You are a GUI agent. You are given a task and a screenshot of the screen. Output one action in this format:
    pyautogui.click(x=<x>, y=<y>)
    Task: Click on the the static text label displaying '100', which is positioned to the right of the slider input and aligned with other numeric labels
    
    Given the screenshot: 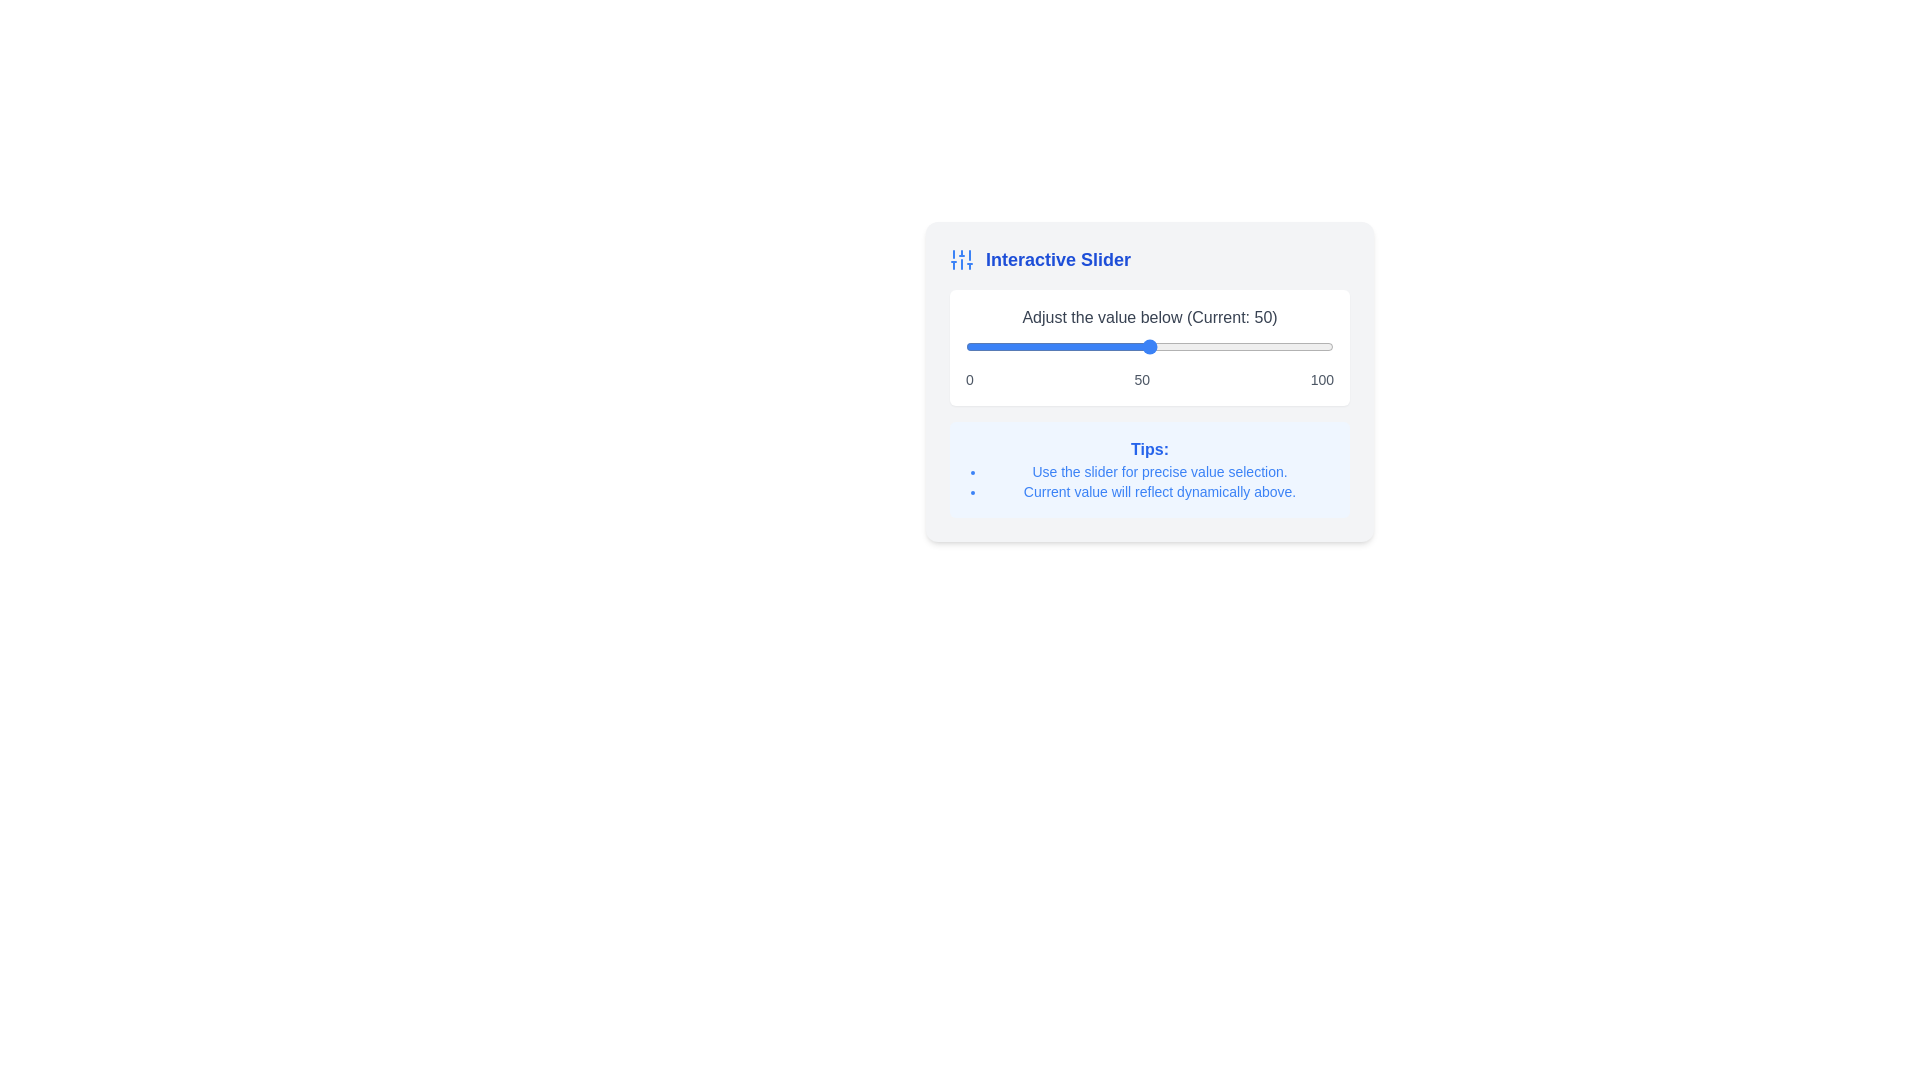 What is the action you would take?
    pyautogui.click(x=1322, y=380)
    